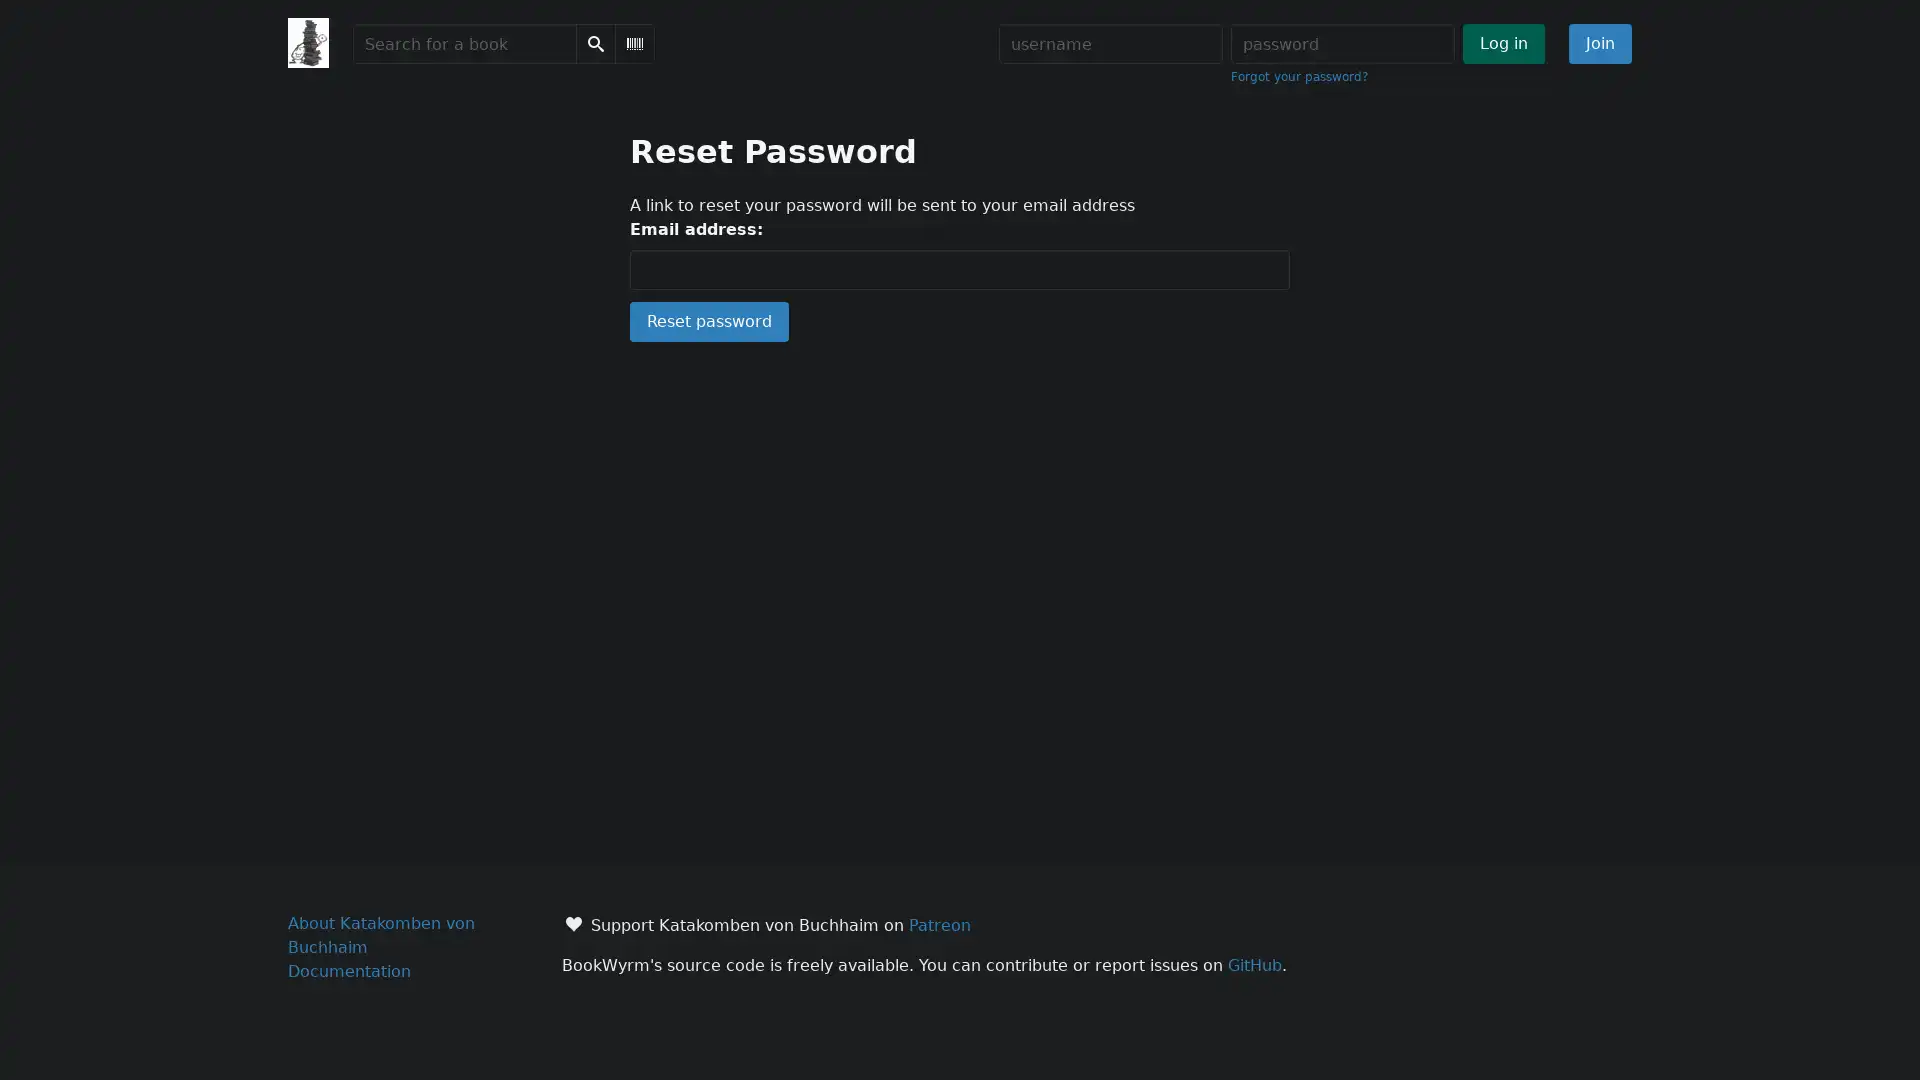 This screenshot has width=1920, height=1080. Describe the element at coordinates (709, 320) in the screenshot. I see `Reset password` at that location.